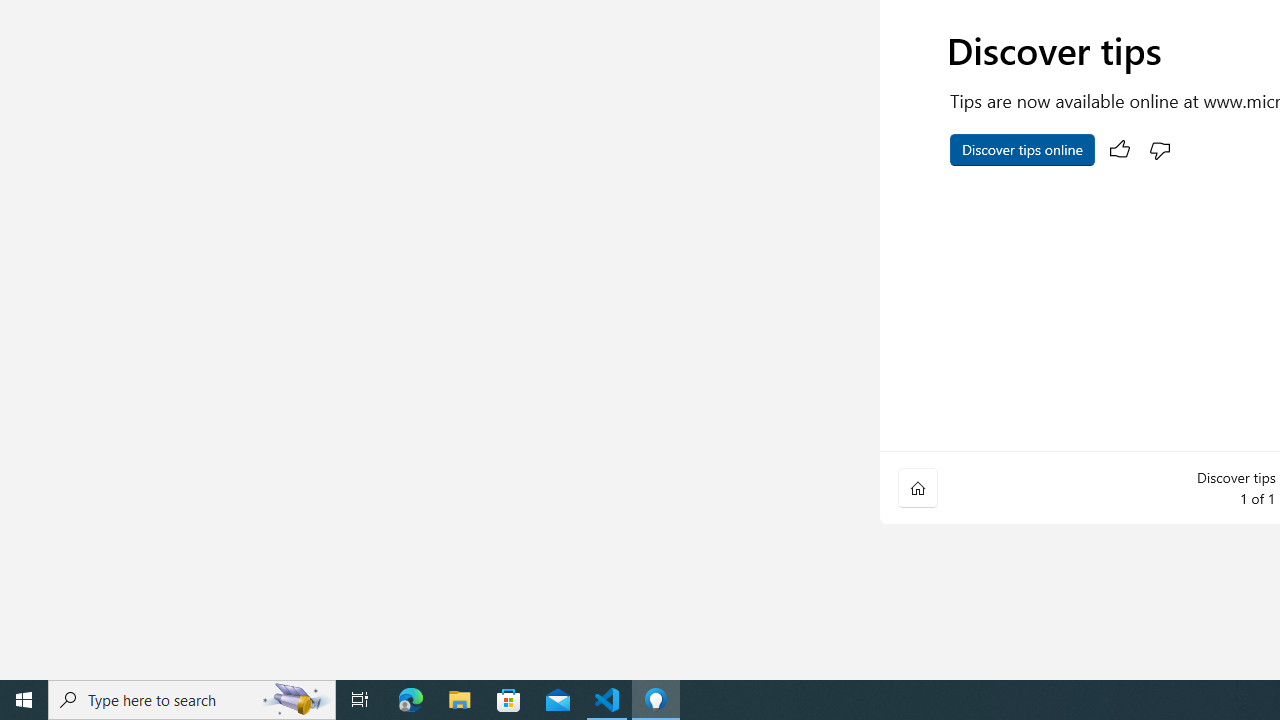 This screenshot has height=720, width=1280. What do you see at coordinates (1160, 149) in the screenshot?
I see `'Rate this tip. This is not helpful.'` at bounding box center [1160, 149].